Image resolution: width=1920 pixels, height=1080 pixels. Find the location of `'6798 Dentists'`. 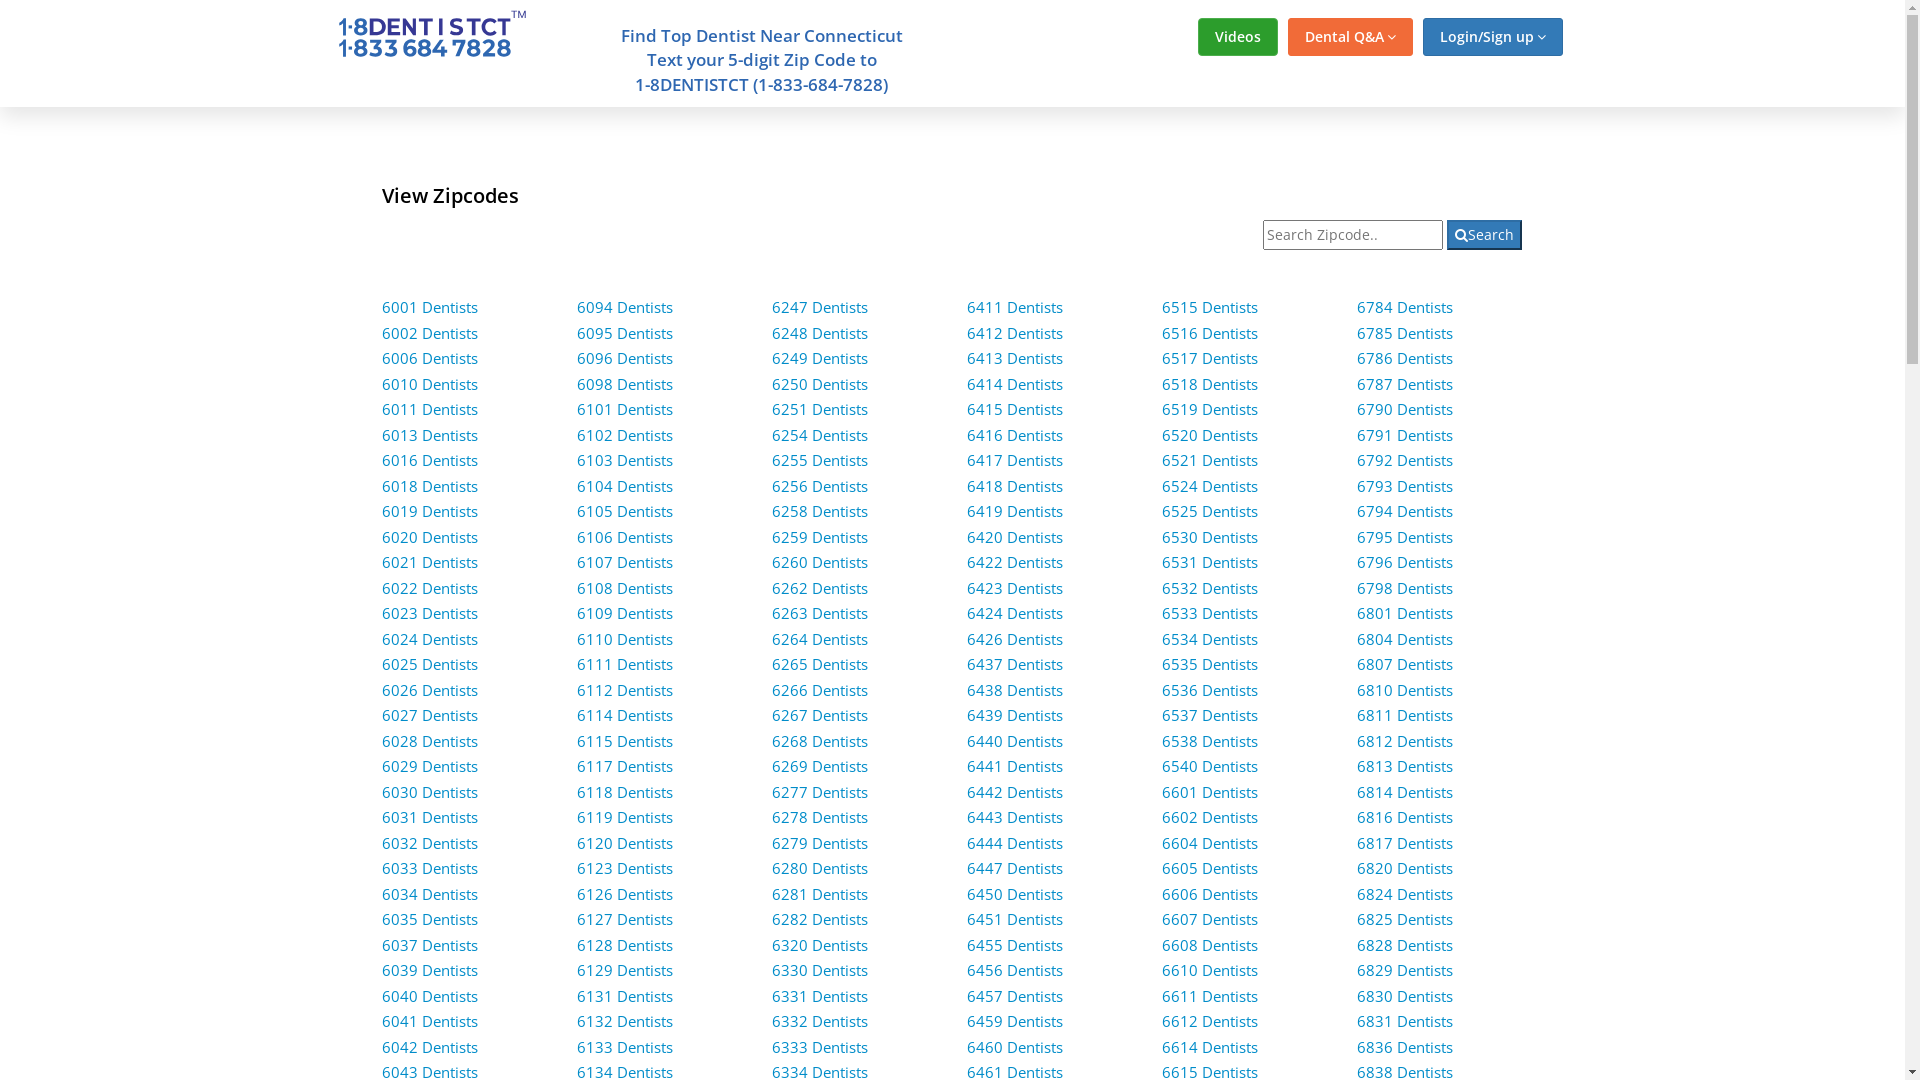

'6798 Dentists' is located at coordinates (1357, 586).